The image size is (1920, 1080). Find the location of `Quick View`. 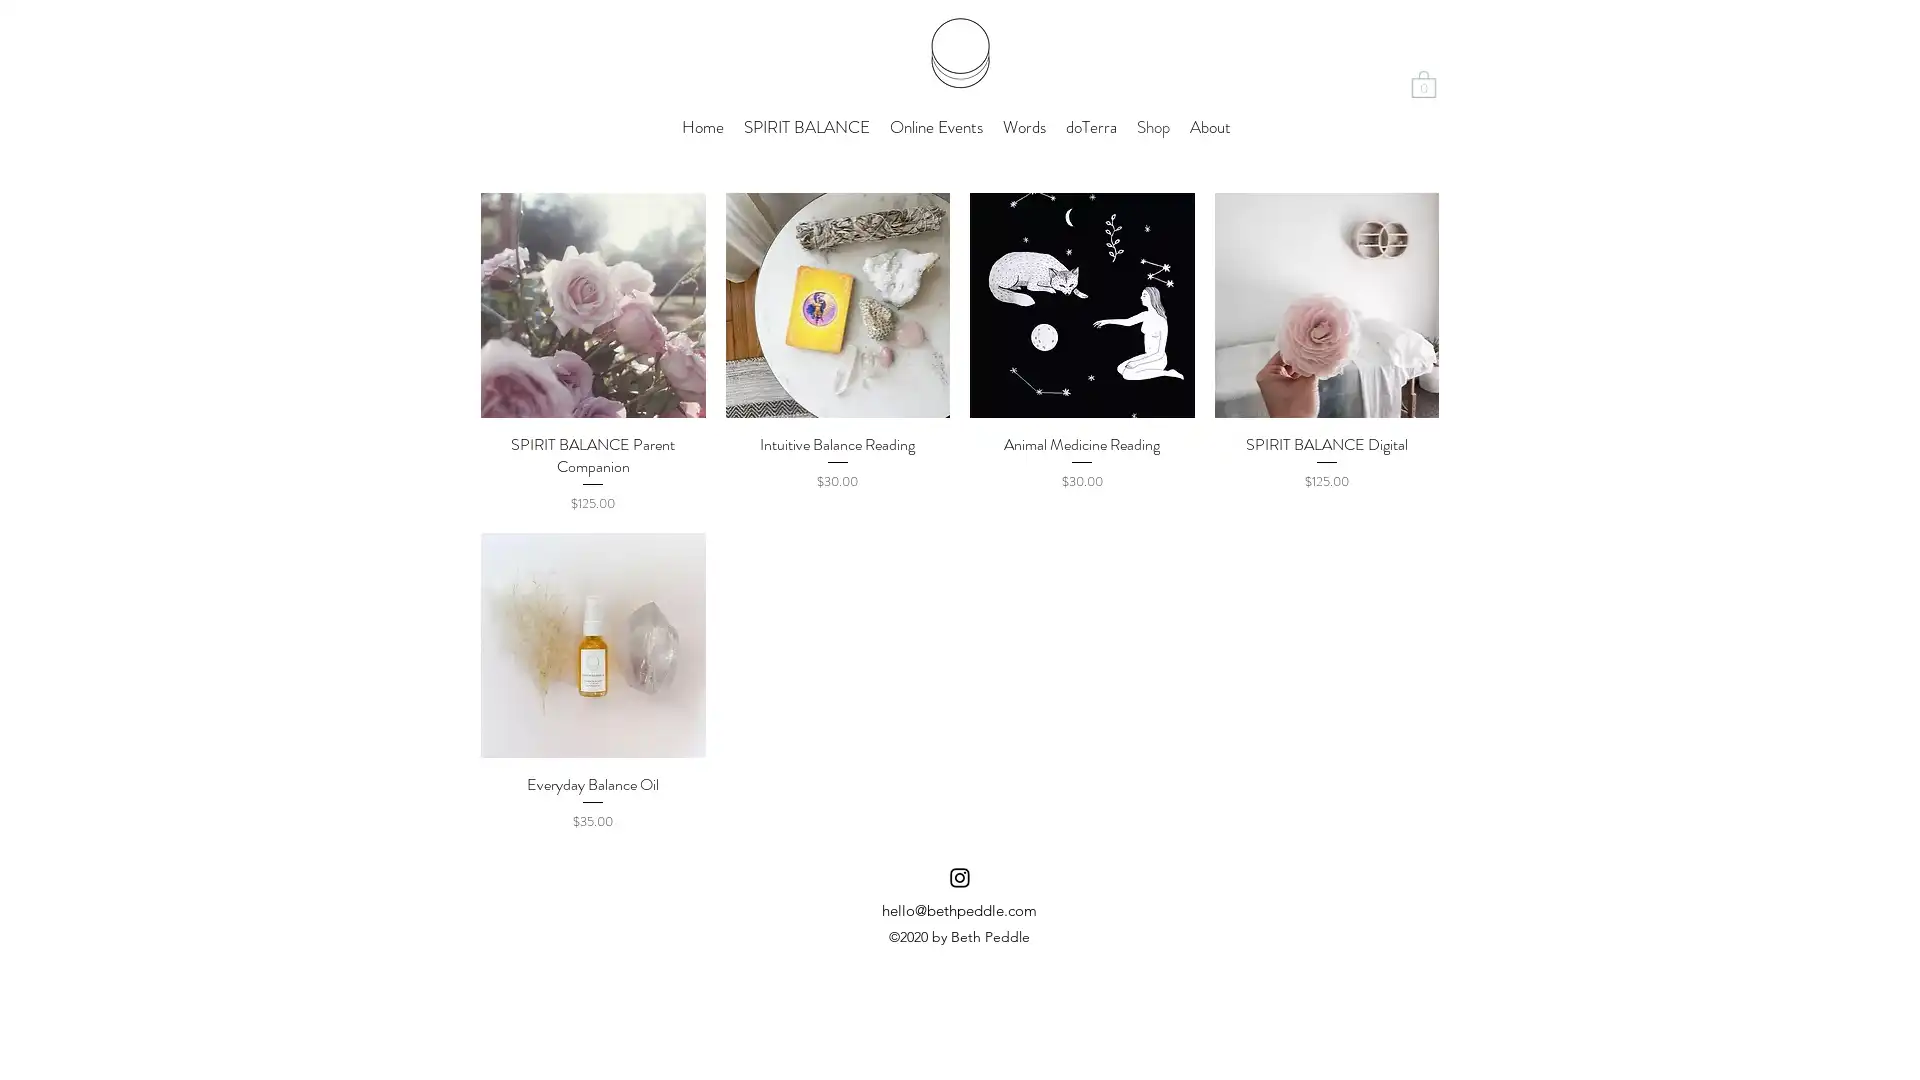

Quick View is located at coordinates (1080, 441).